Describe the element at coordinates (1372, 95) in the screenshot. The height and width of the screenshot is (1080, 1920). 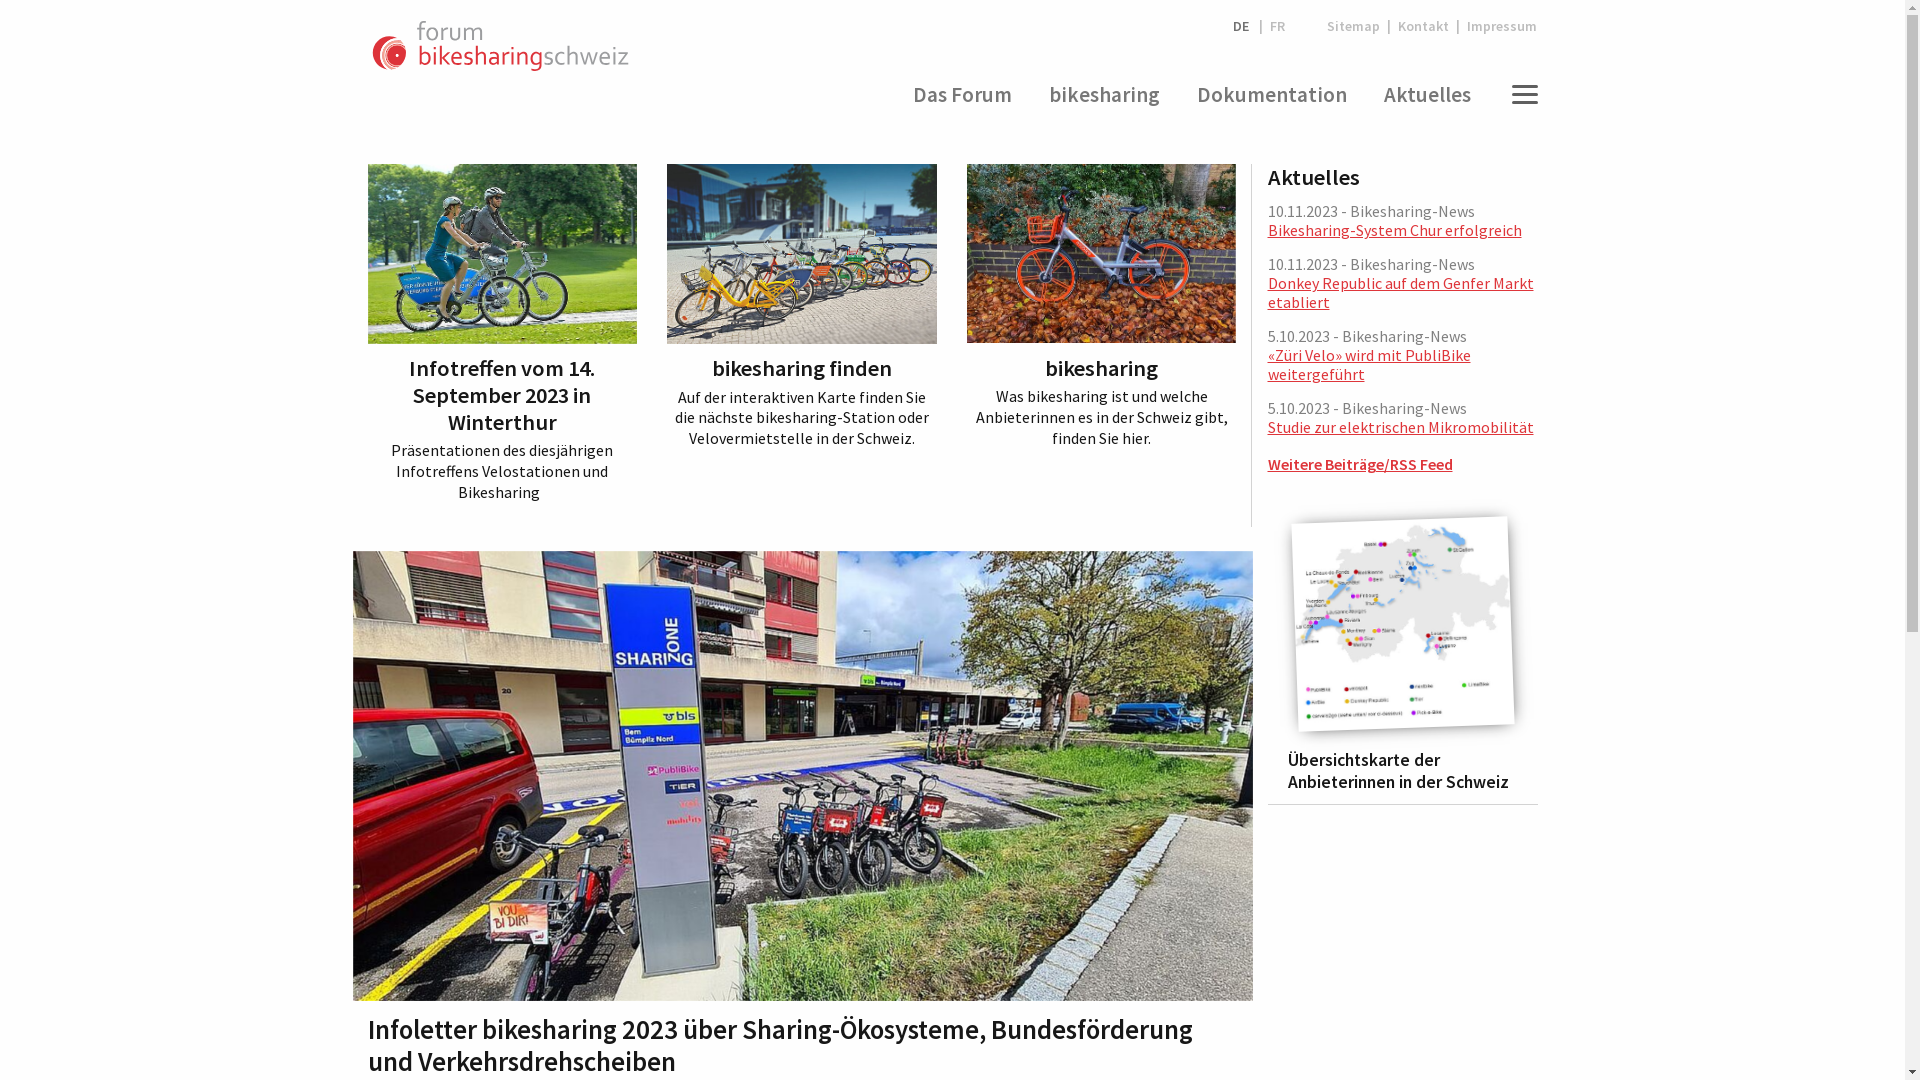
I see `'Aktuelles'` at that location.